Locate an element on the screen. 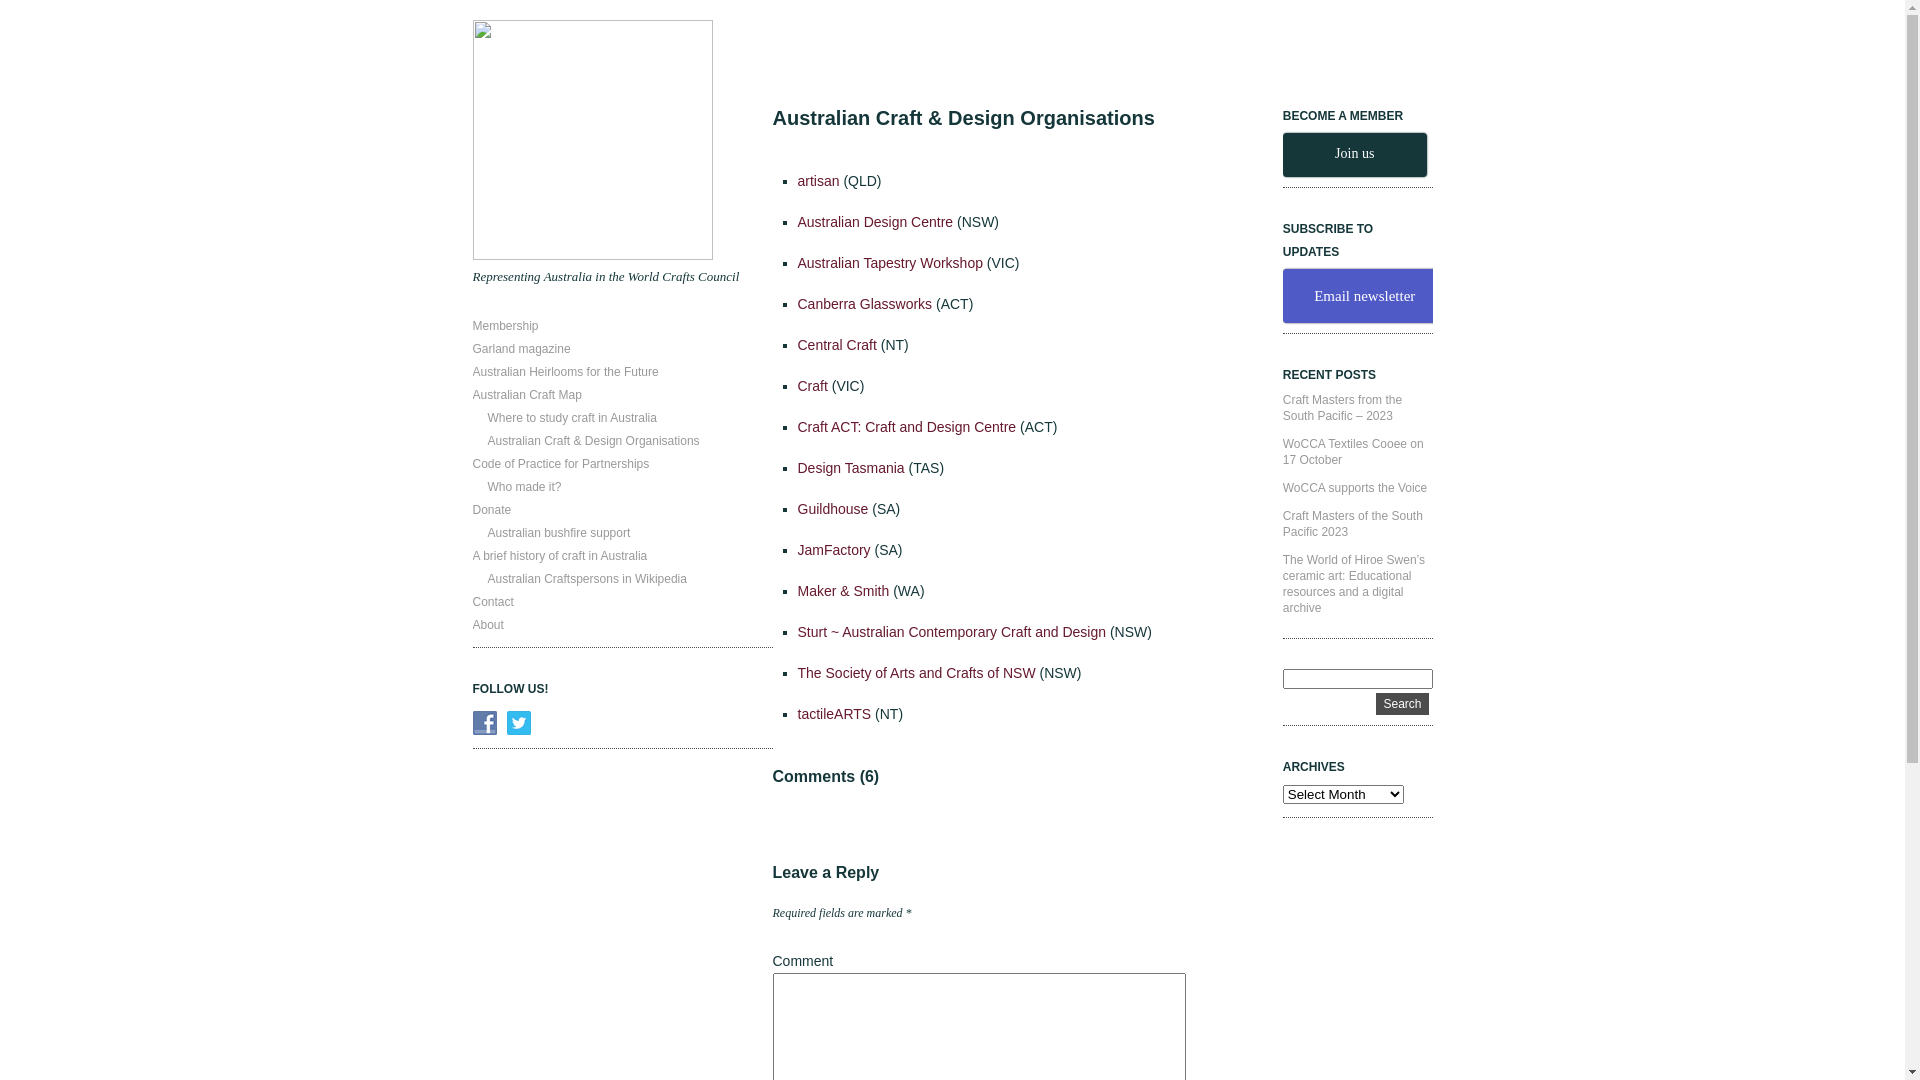 The height and width of the screenshot is (1080, 1920). 'Maker & Smith' is located at coordinates (796, 589).